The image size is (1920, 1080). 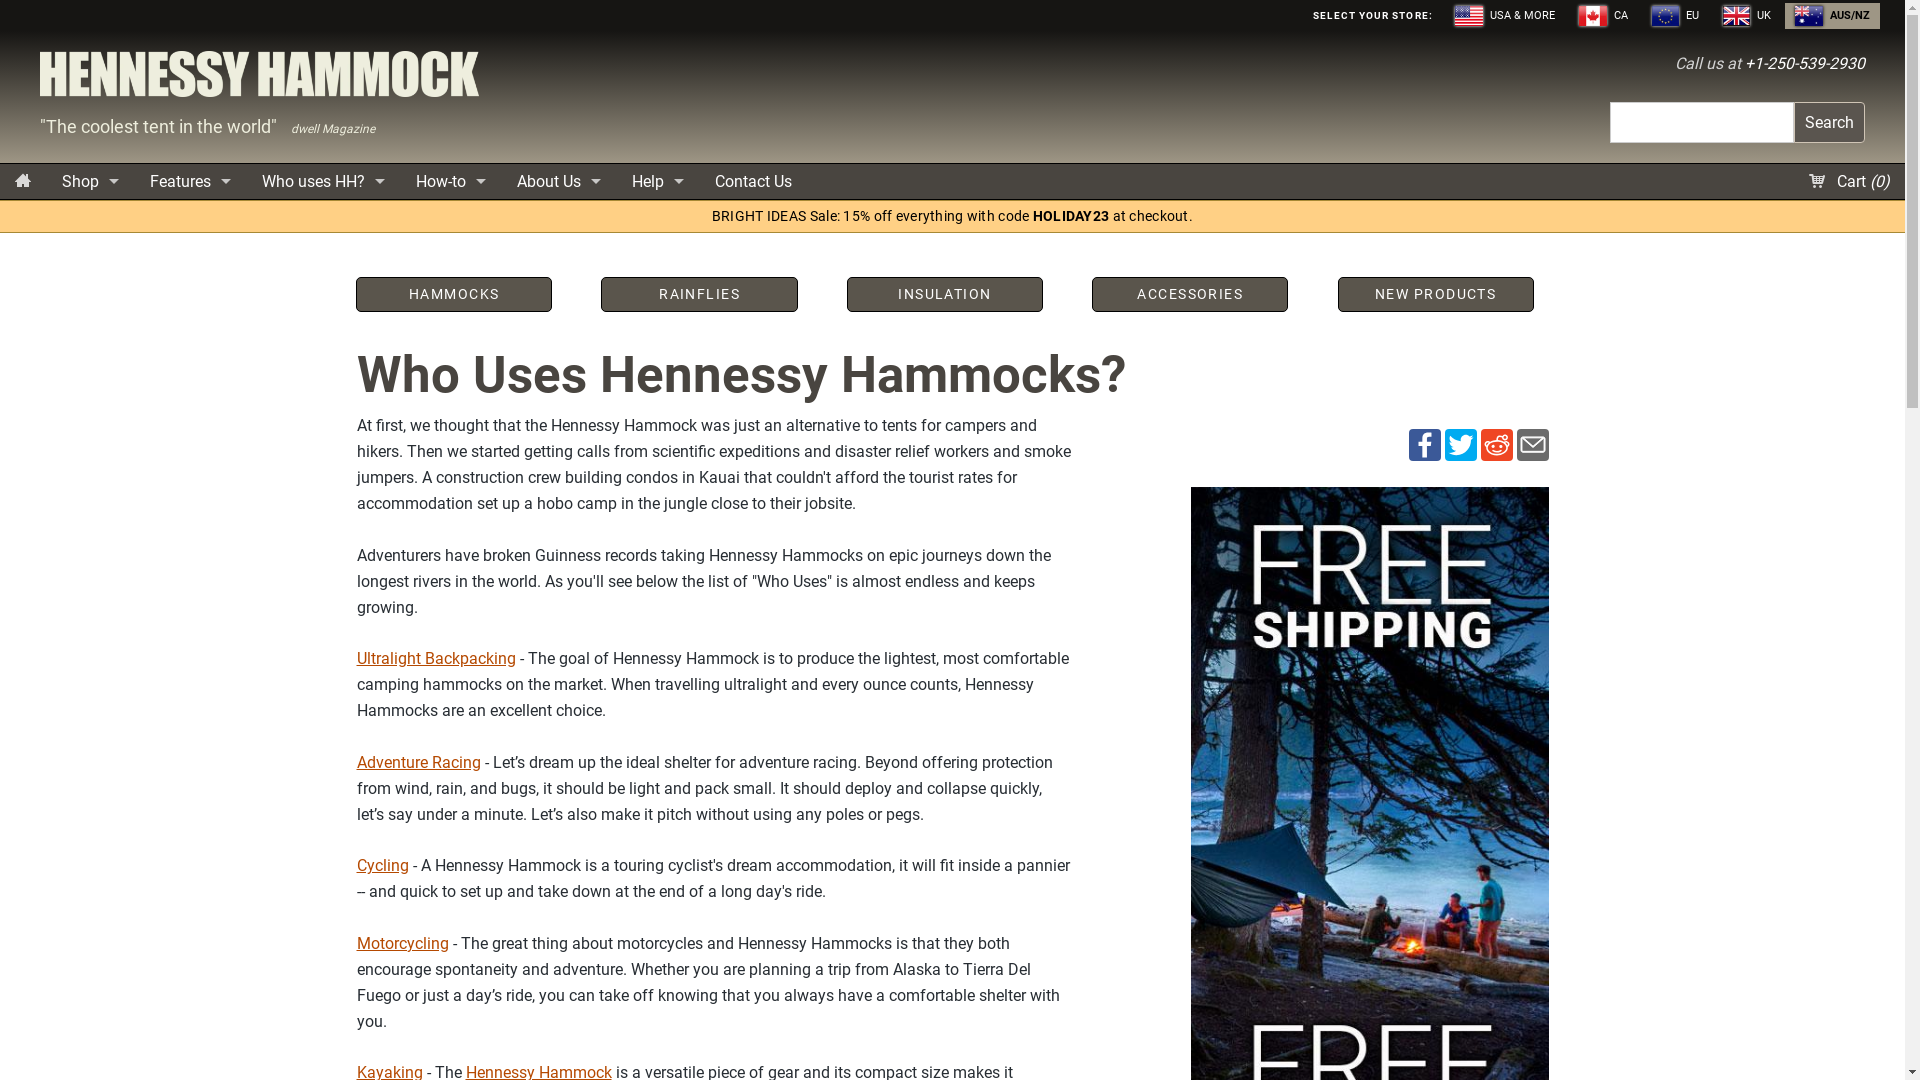 What do you see at coordinates (944, 294) in the screenshot?
I see `'INSULATION'` at bounding box center [944, 294].